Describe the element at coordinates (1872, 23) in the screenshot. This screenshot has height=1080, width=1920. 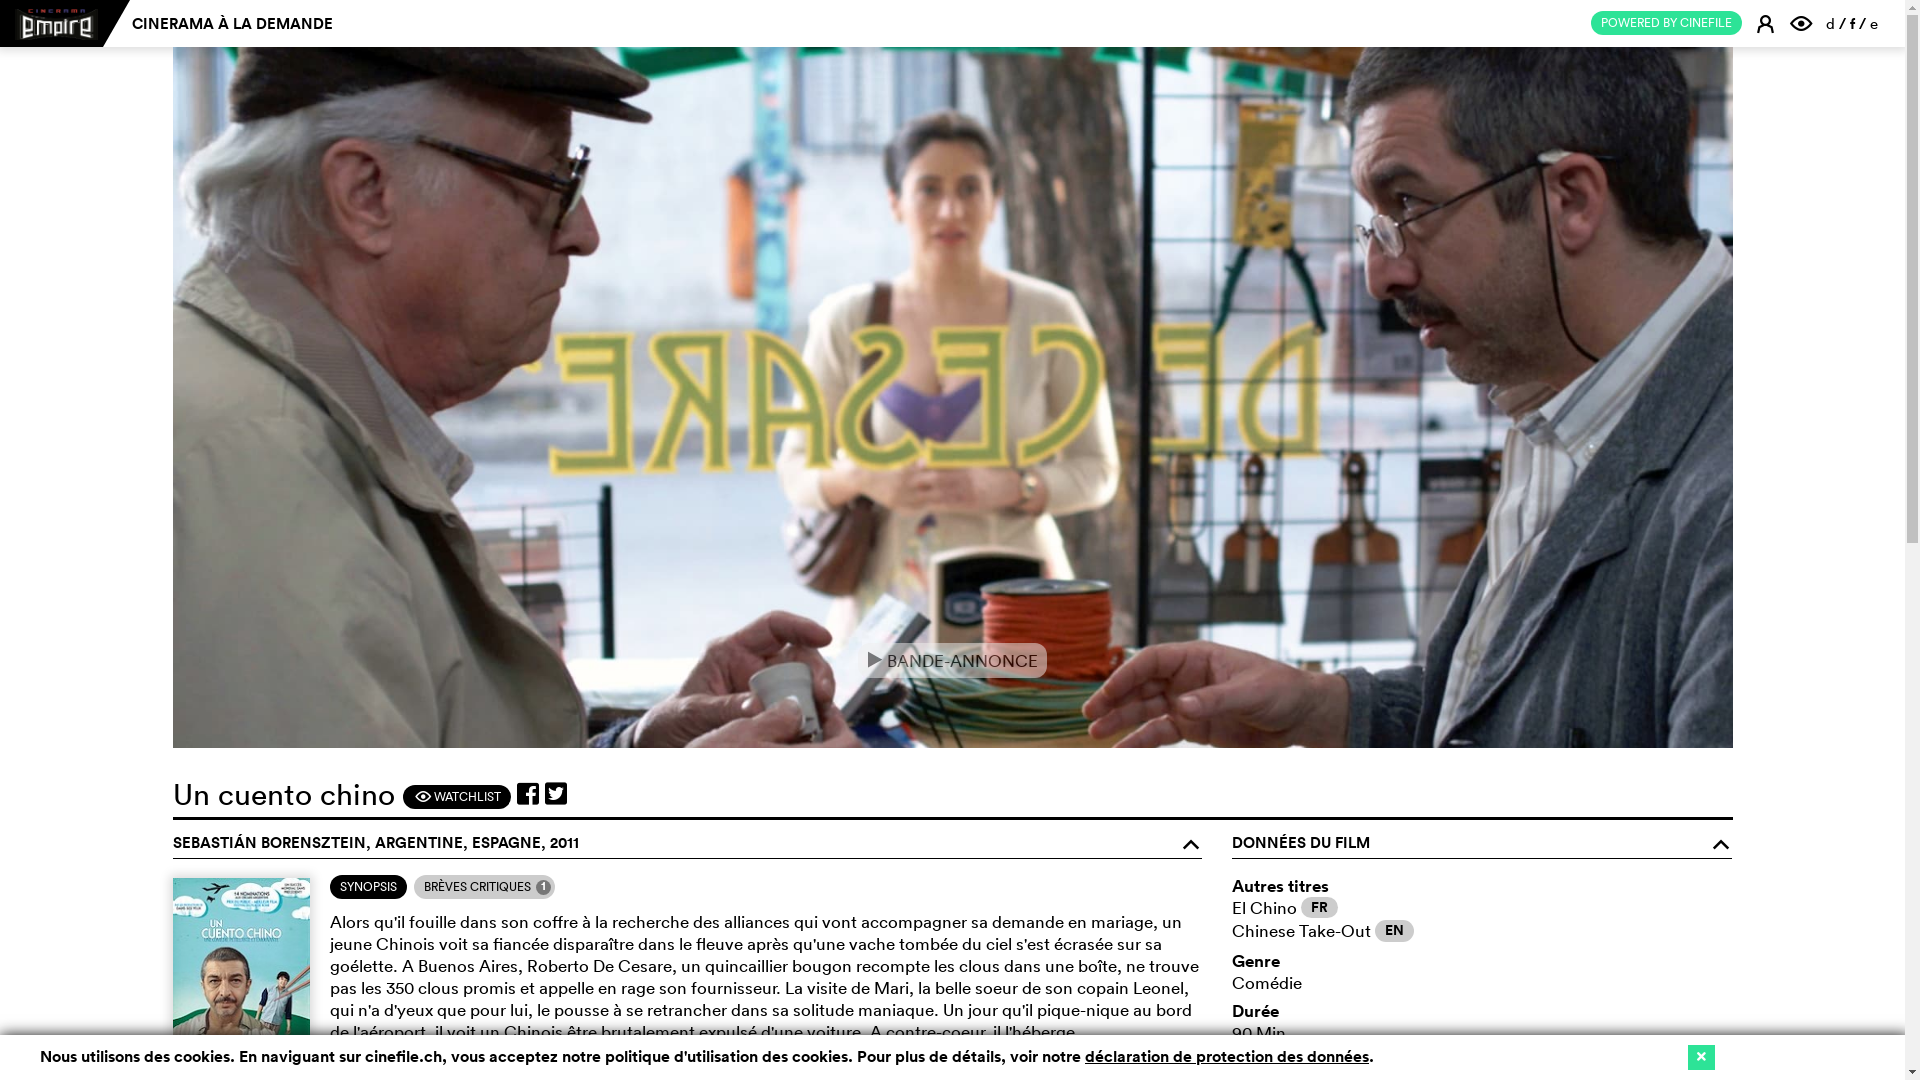
I see `'e'` at that location.